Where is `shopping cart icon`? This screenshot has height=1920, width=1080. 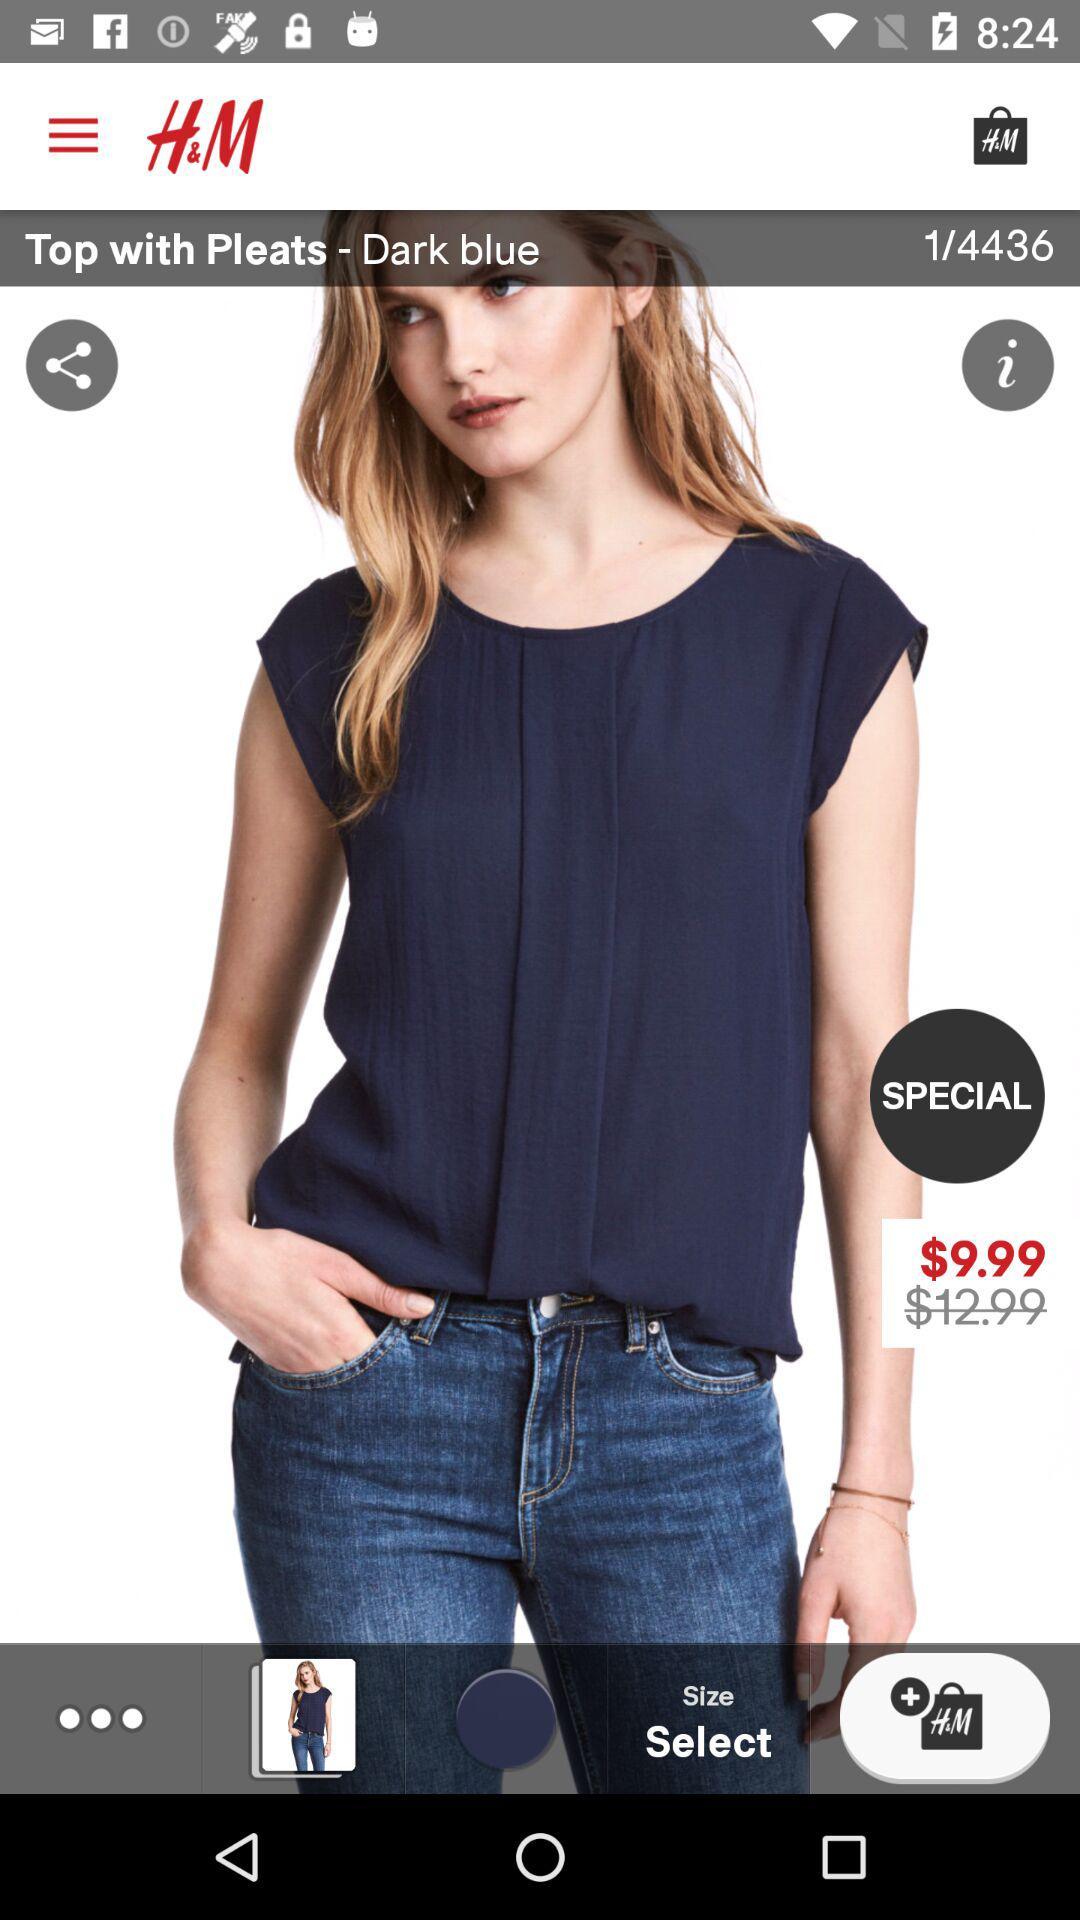 shopping cart icon is located at coordinates (1000, 135).